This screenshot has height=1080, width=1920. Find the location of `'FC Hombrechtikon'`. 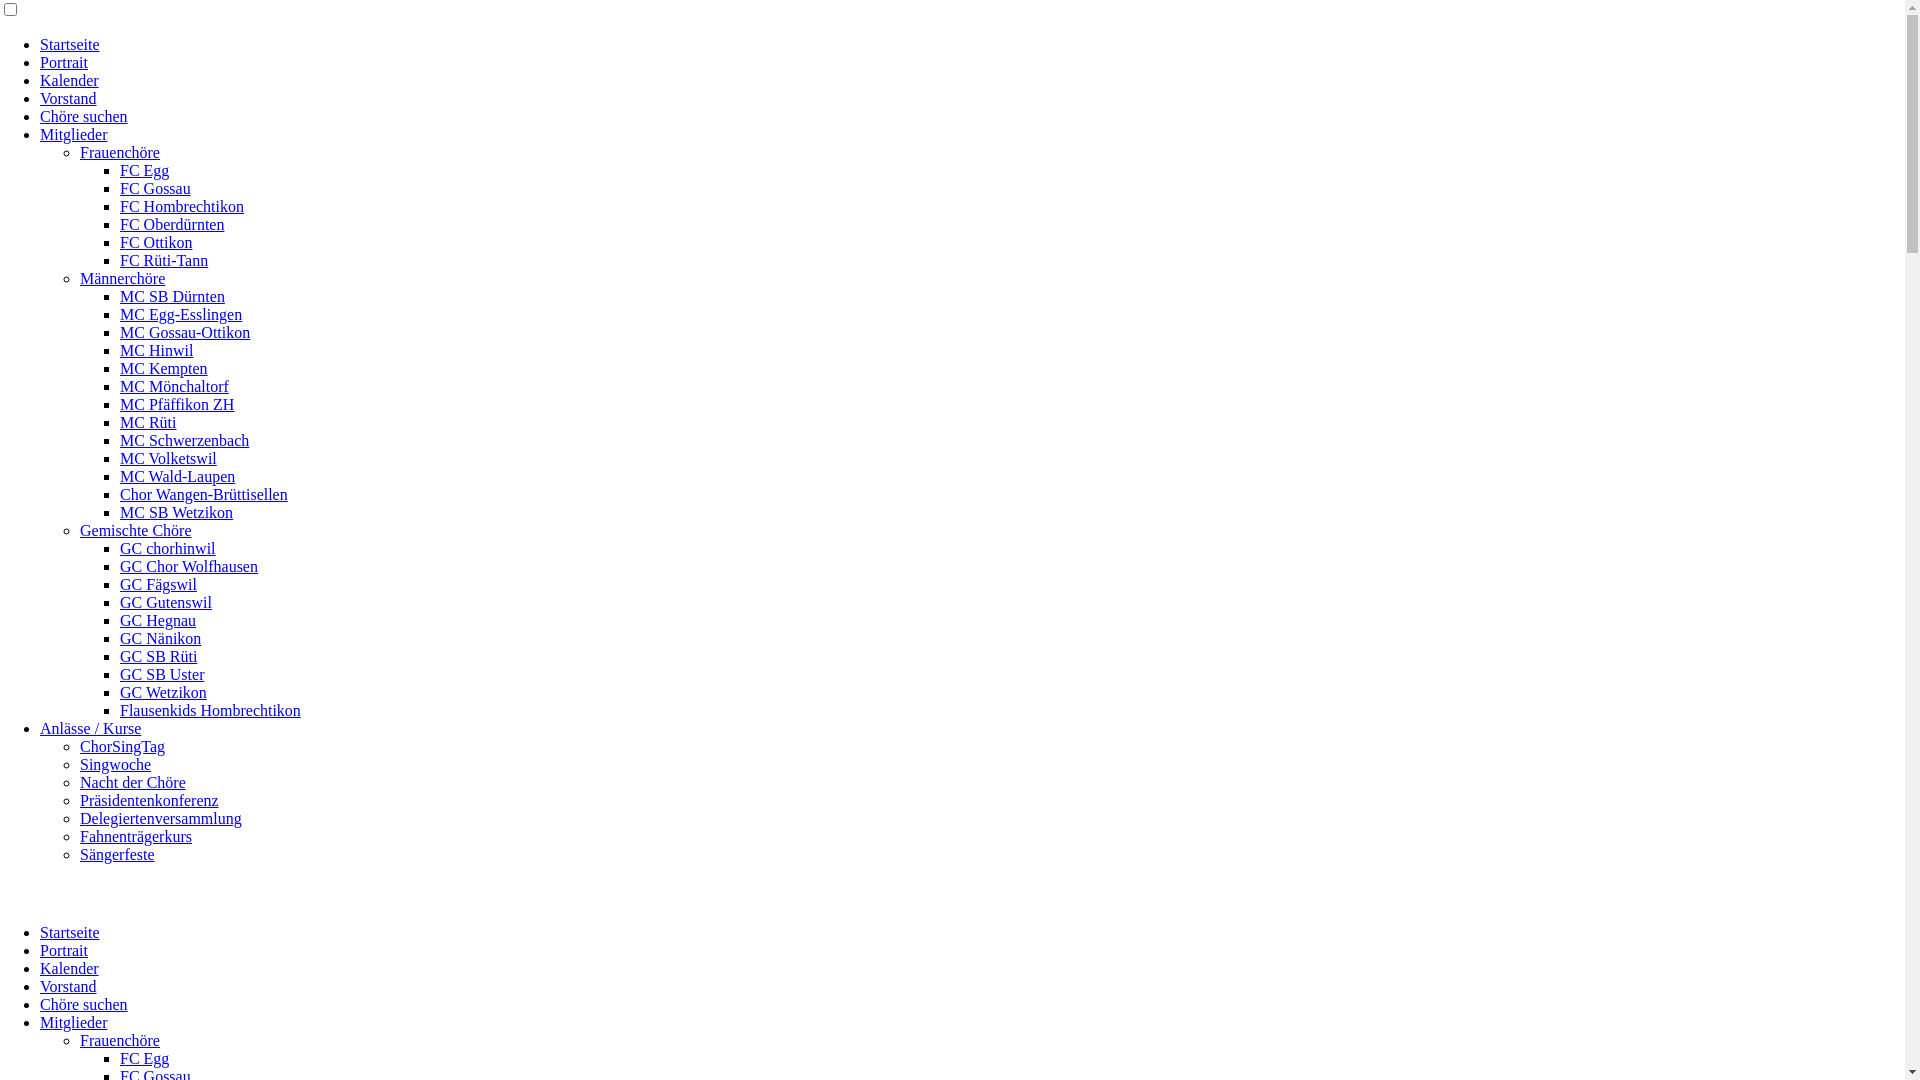

'FC Hombrechtikon' is located at coordinates (182, 206).